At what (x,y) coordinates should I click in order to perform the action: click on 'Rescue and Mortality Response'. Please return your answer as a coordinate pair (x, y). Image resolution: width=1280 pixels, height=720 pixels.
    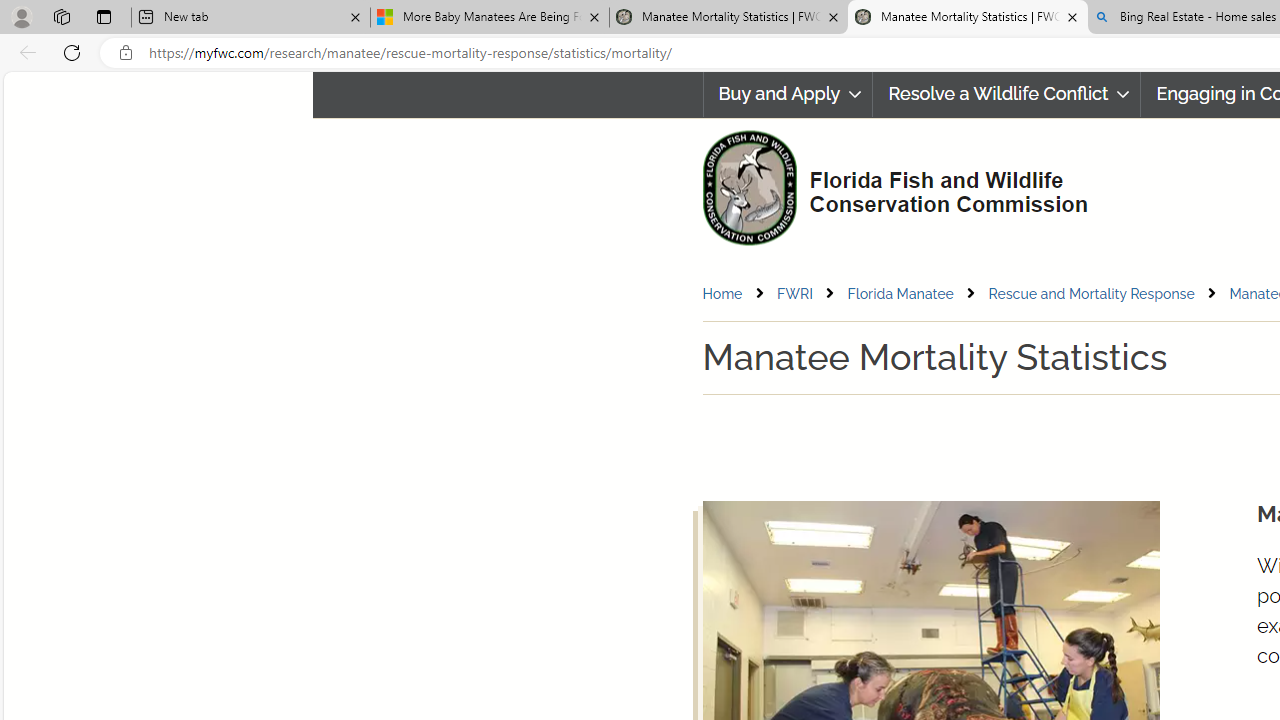
    Looking at the image, I should click on (1106, 293).